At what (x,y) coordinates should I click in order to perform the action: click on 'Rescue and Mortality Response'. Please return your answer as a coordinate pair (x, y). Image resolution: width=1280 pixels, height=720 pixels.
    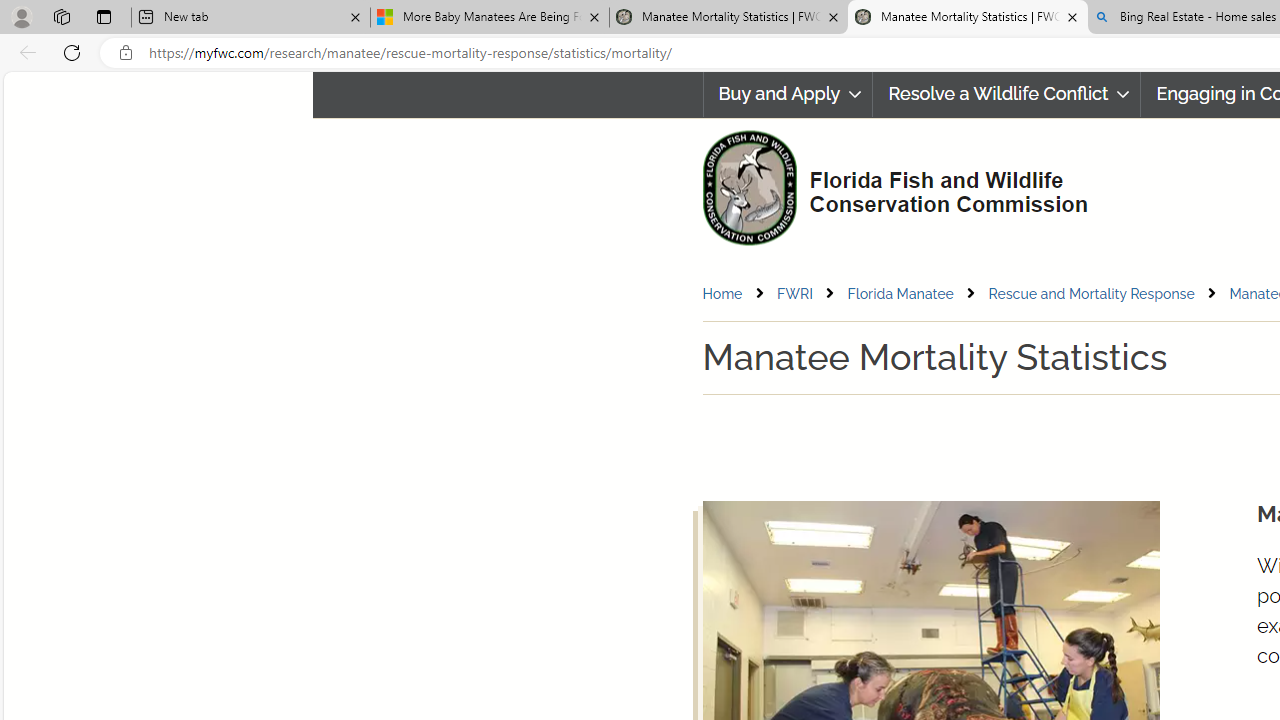
    Looking at the image, I should click on (1106, 293).